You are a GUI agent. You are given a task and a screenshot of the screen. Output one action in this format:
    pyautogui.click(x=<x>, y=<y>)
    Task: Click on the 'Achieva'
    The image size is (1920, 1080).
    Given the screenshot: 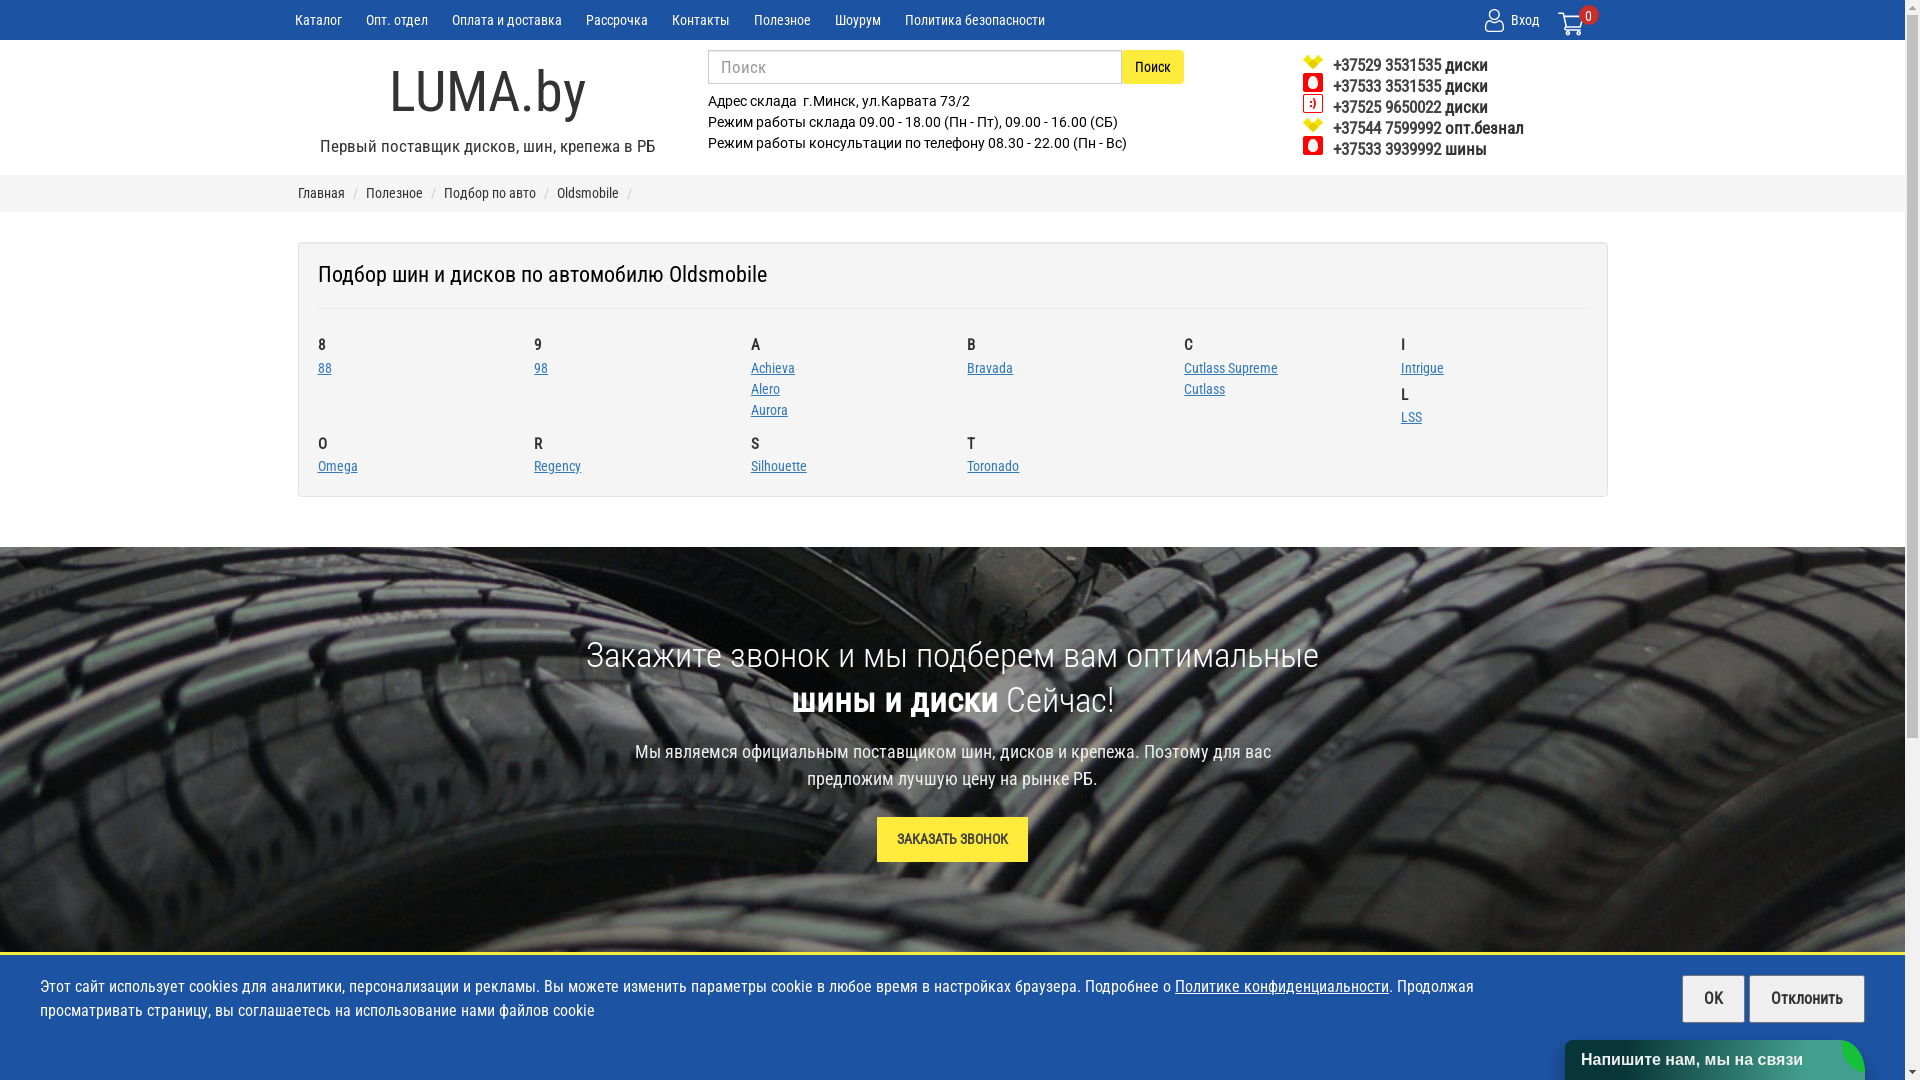 What is the action you would take?
    pyautogui.click(x=771, y=367)
    